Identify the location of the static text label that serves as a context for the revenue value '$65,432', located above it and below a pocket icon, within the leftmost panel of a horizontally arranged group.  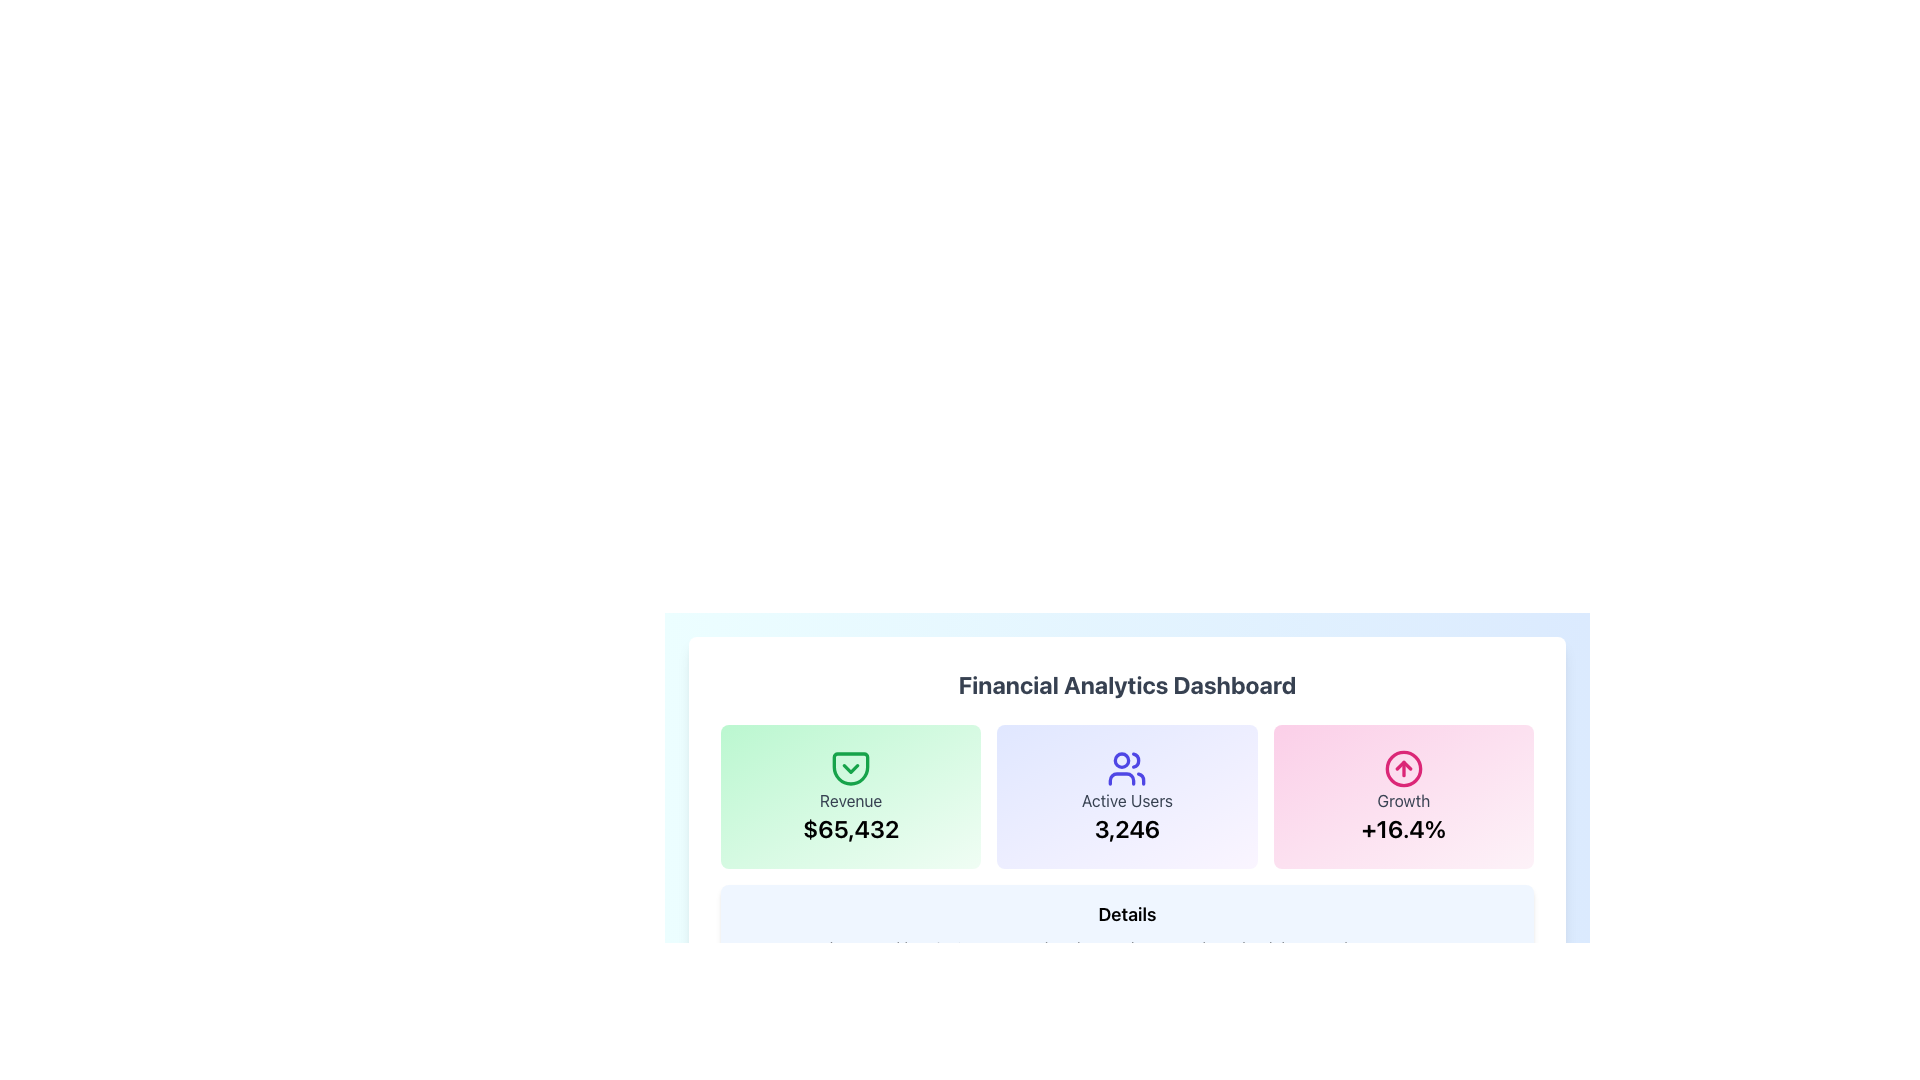
(851, 800).